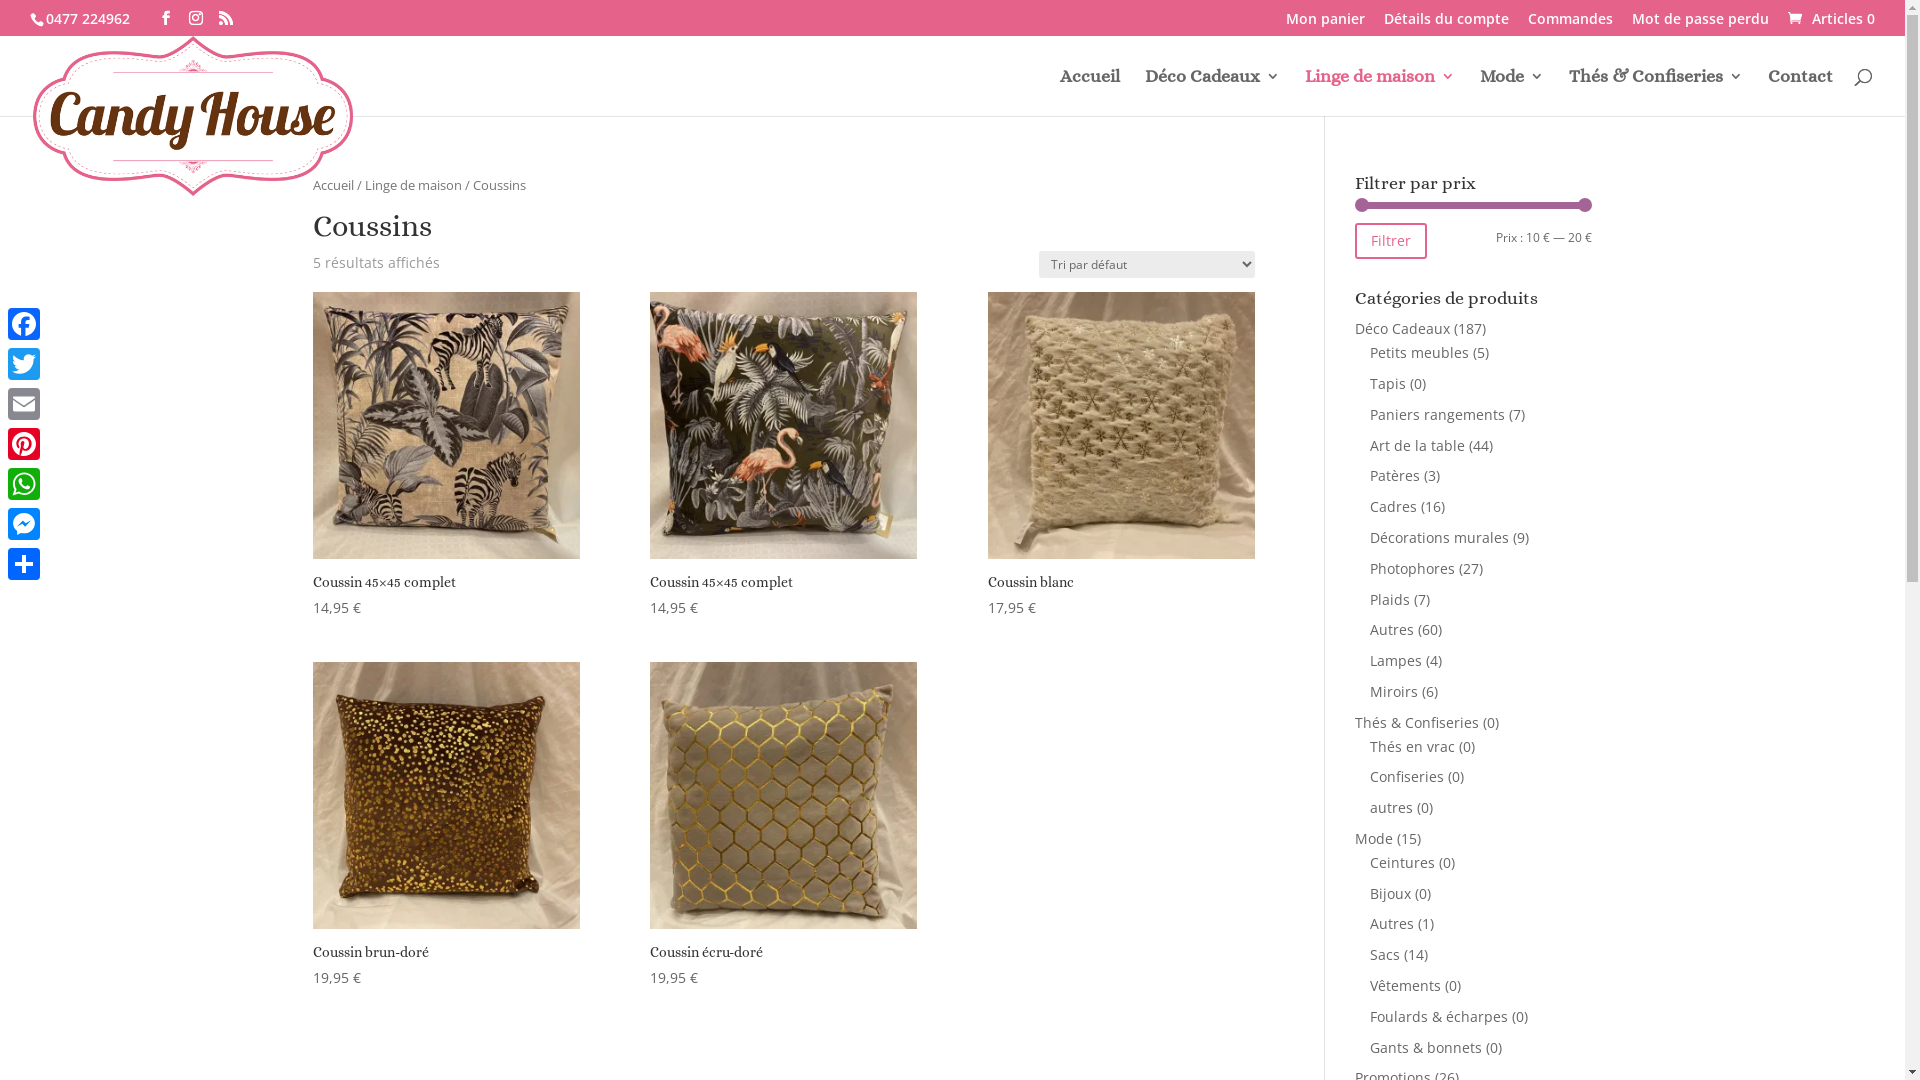  What do you see at coordinates (1379, 92) in the screenshot?
I see `'Linge de maison'` at bounding box center [1379, 92].